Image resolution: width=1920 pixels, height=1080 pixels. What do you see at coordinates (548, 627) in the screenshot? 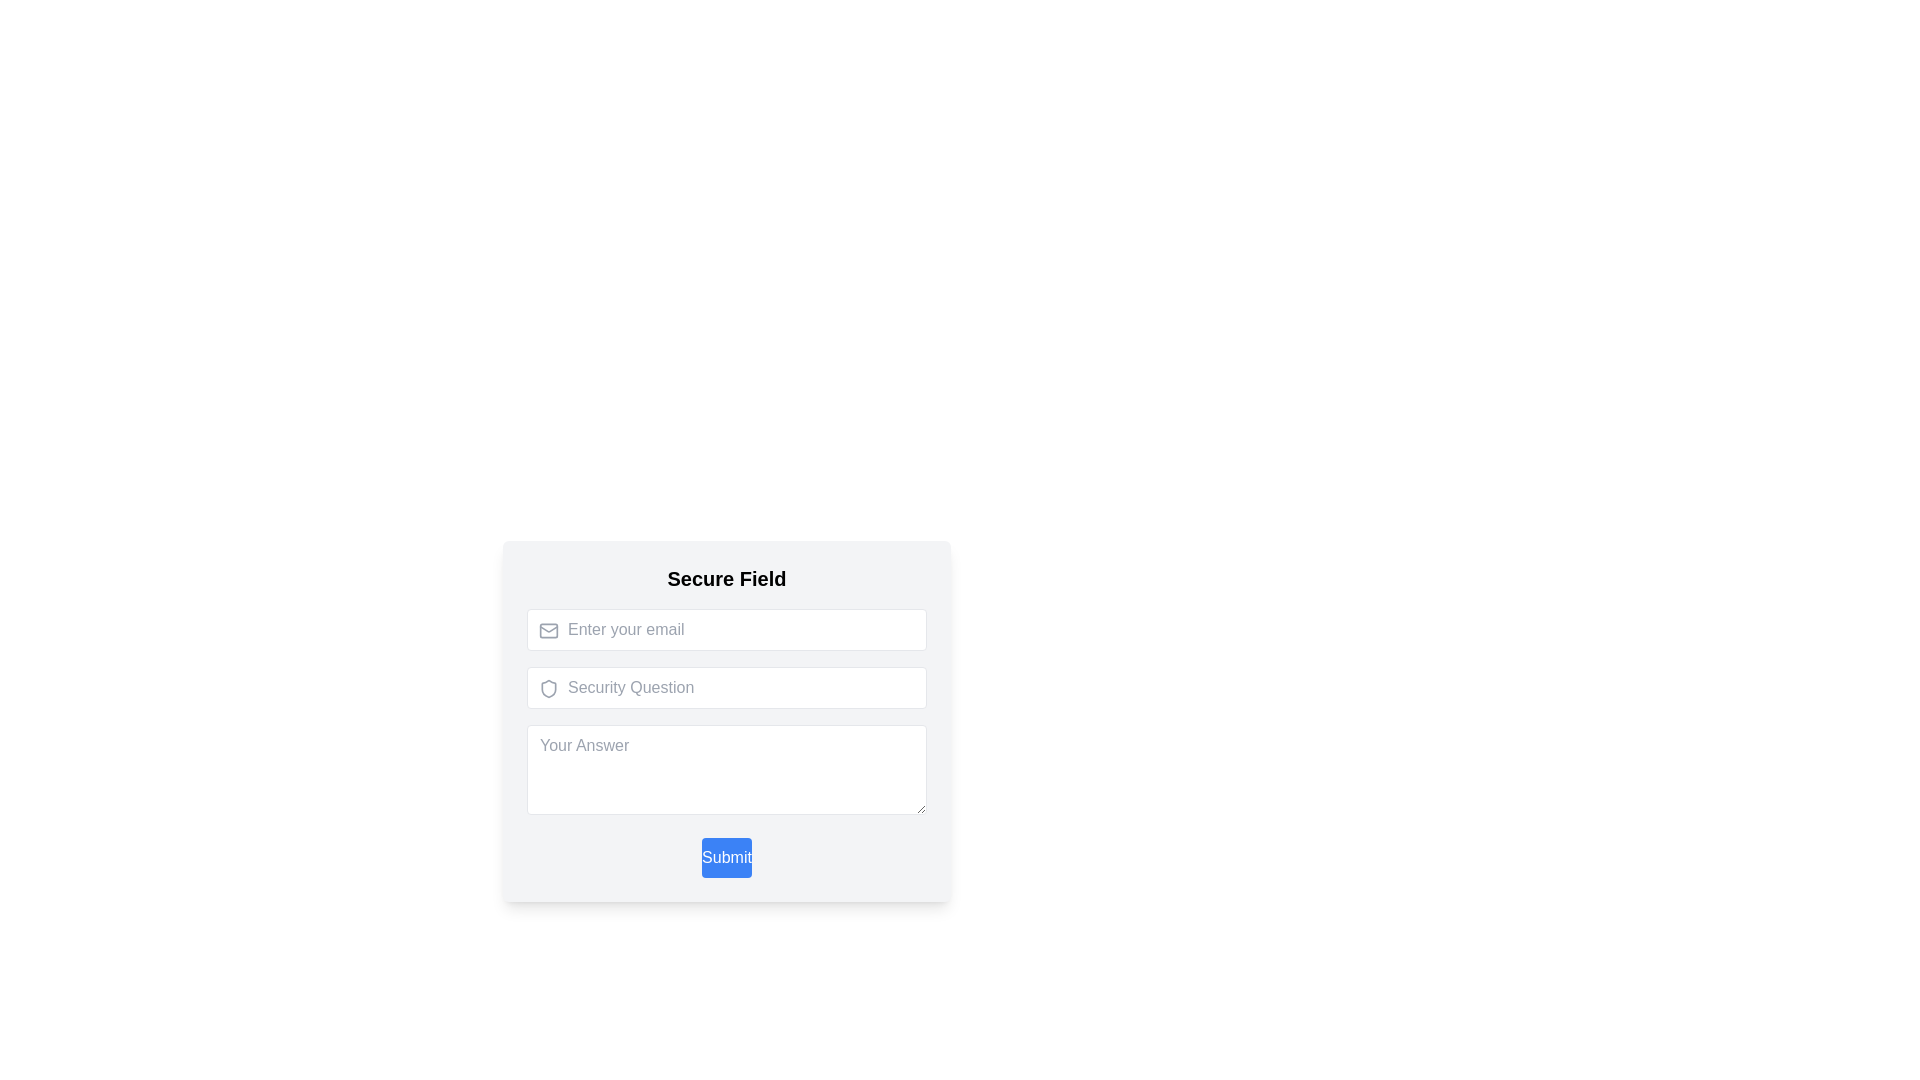
I see `the mail envelope icon located within the SVG graphics element, which is positioned to the left of the 'Enter your email' input field in the 'Secure Field' form` at bounding box center [548, 627].